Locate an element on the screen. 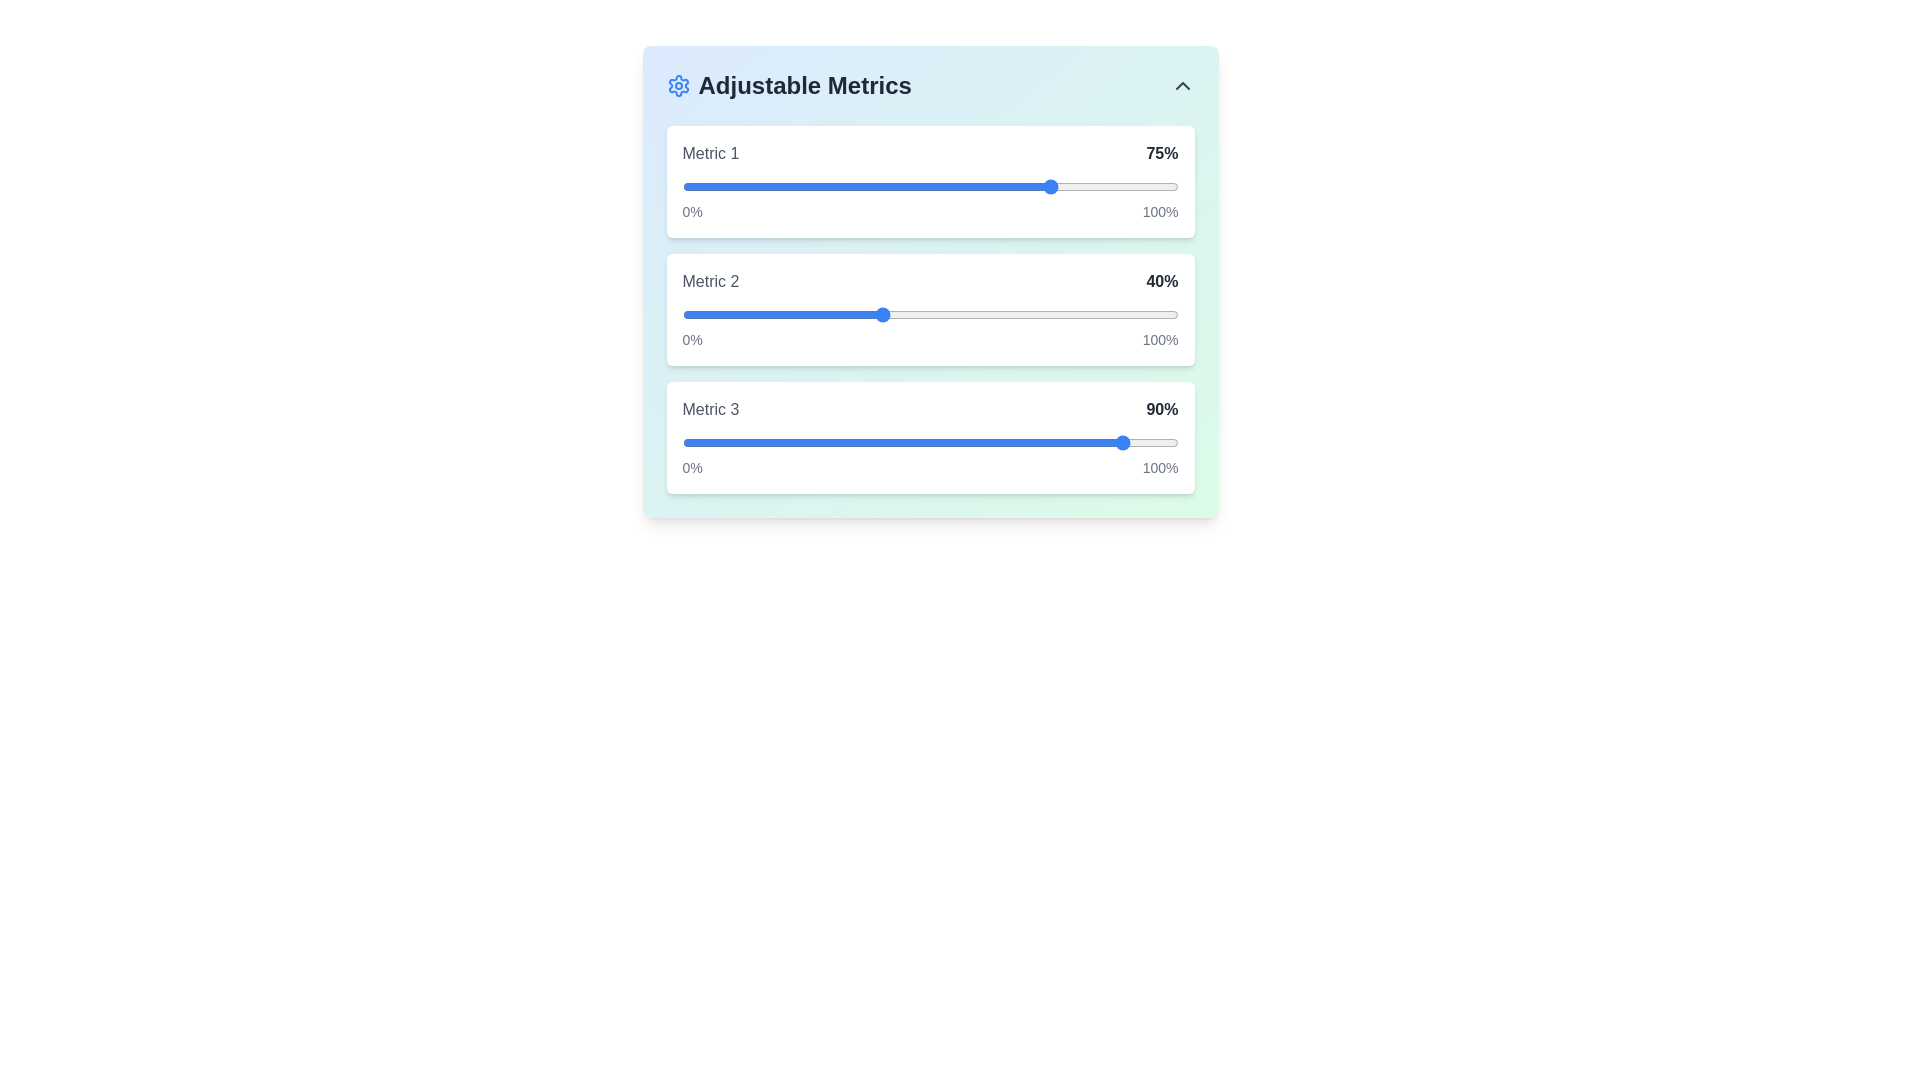  the horizontal slider for 'Metric 2' to move the thumb to the clicked position is located at coordinates (929, 309).